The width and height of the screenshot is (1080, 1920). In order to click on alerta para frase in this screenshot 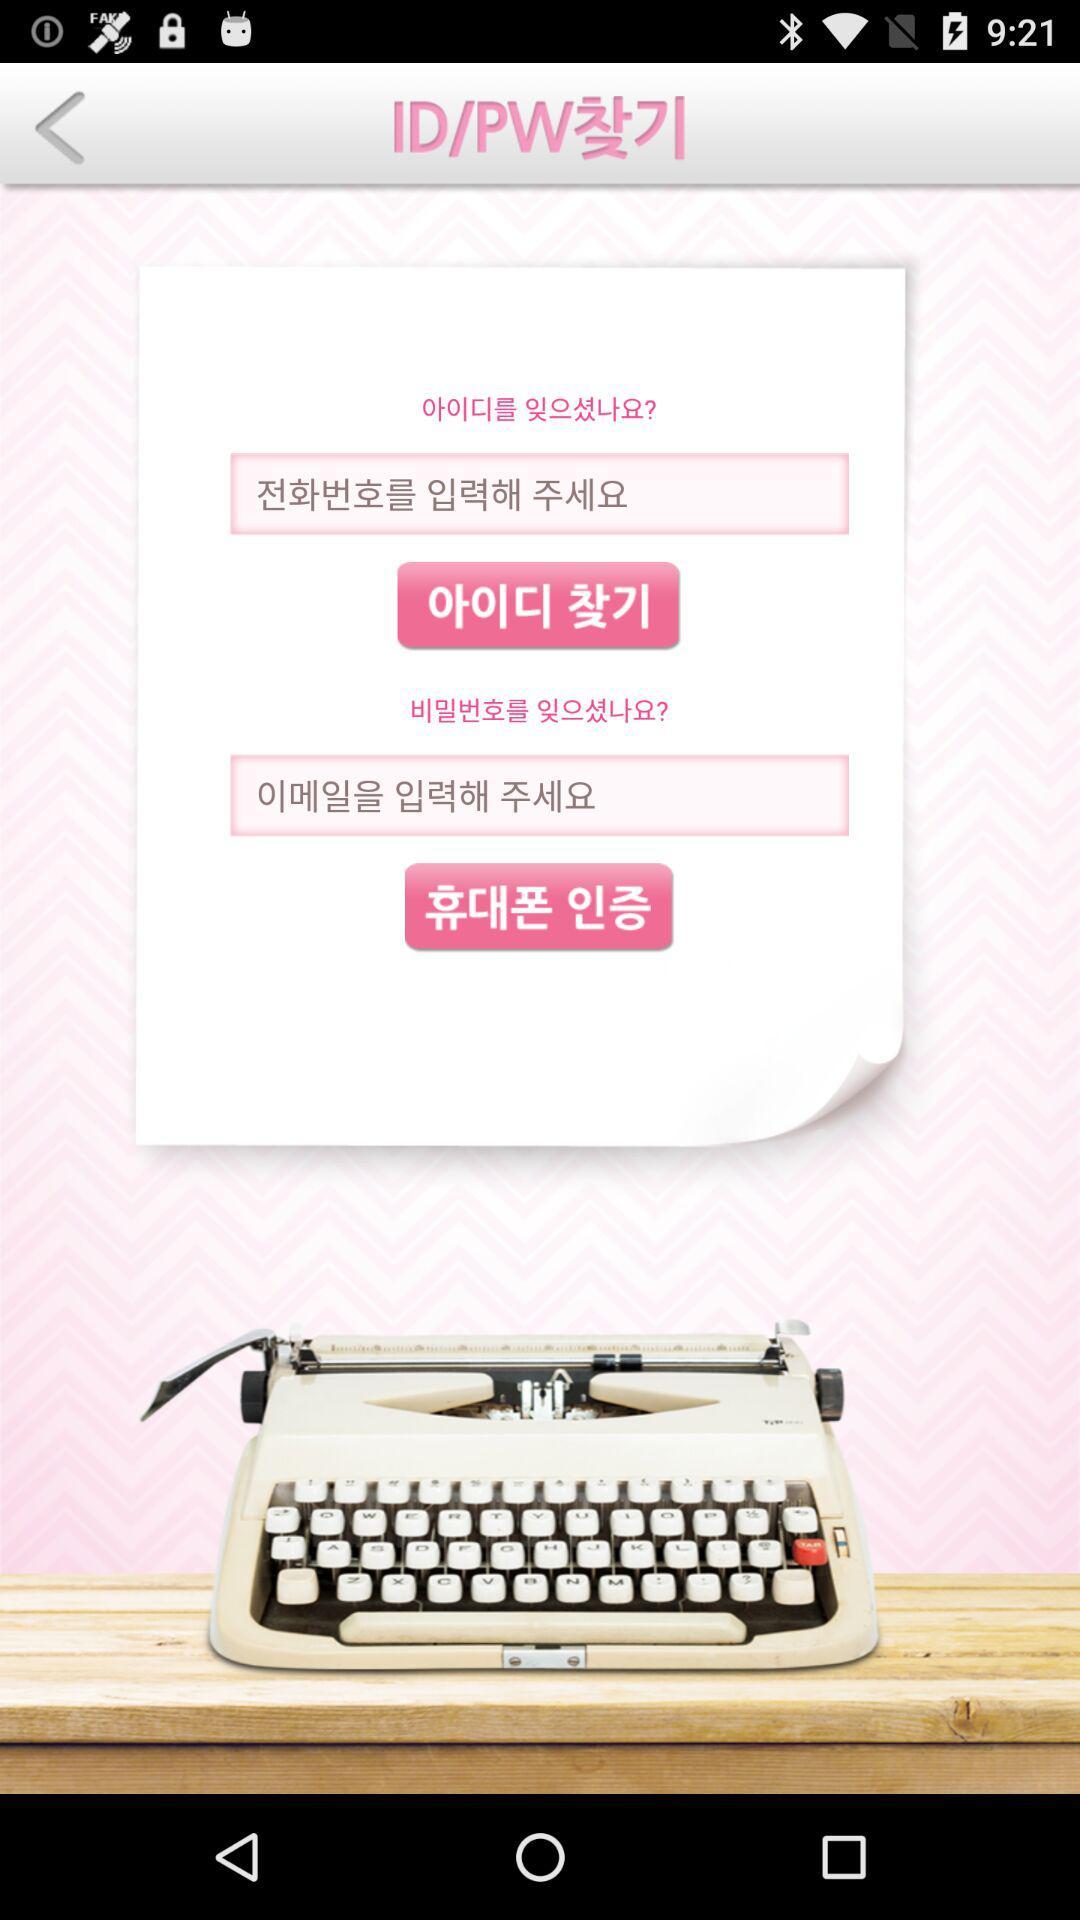, I will do `click(538, 794)`.